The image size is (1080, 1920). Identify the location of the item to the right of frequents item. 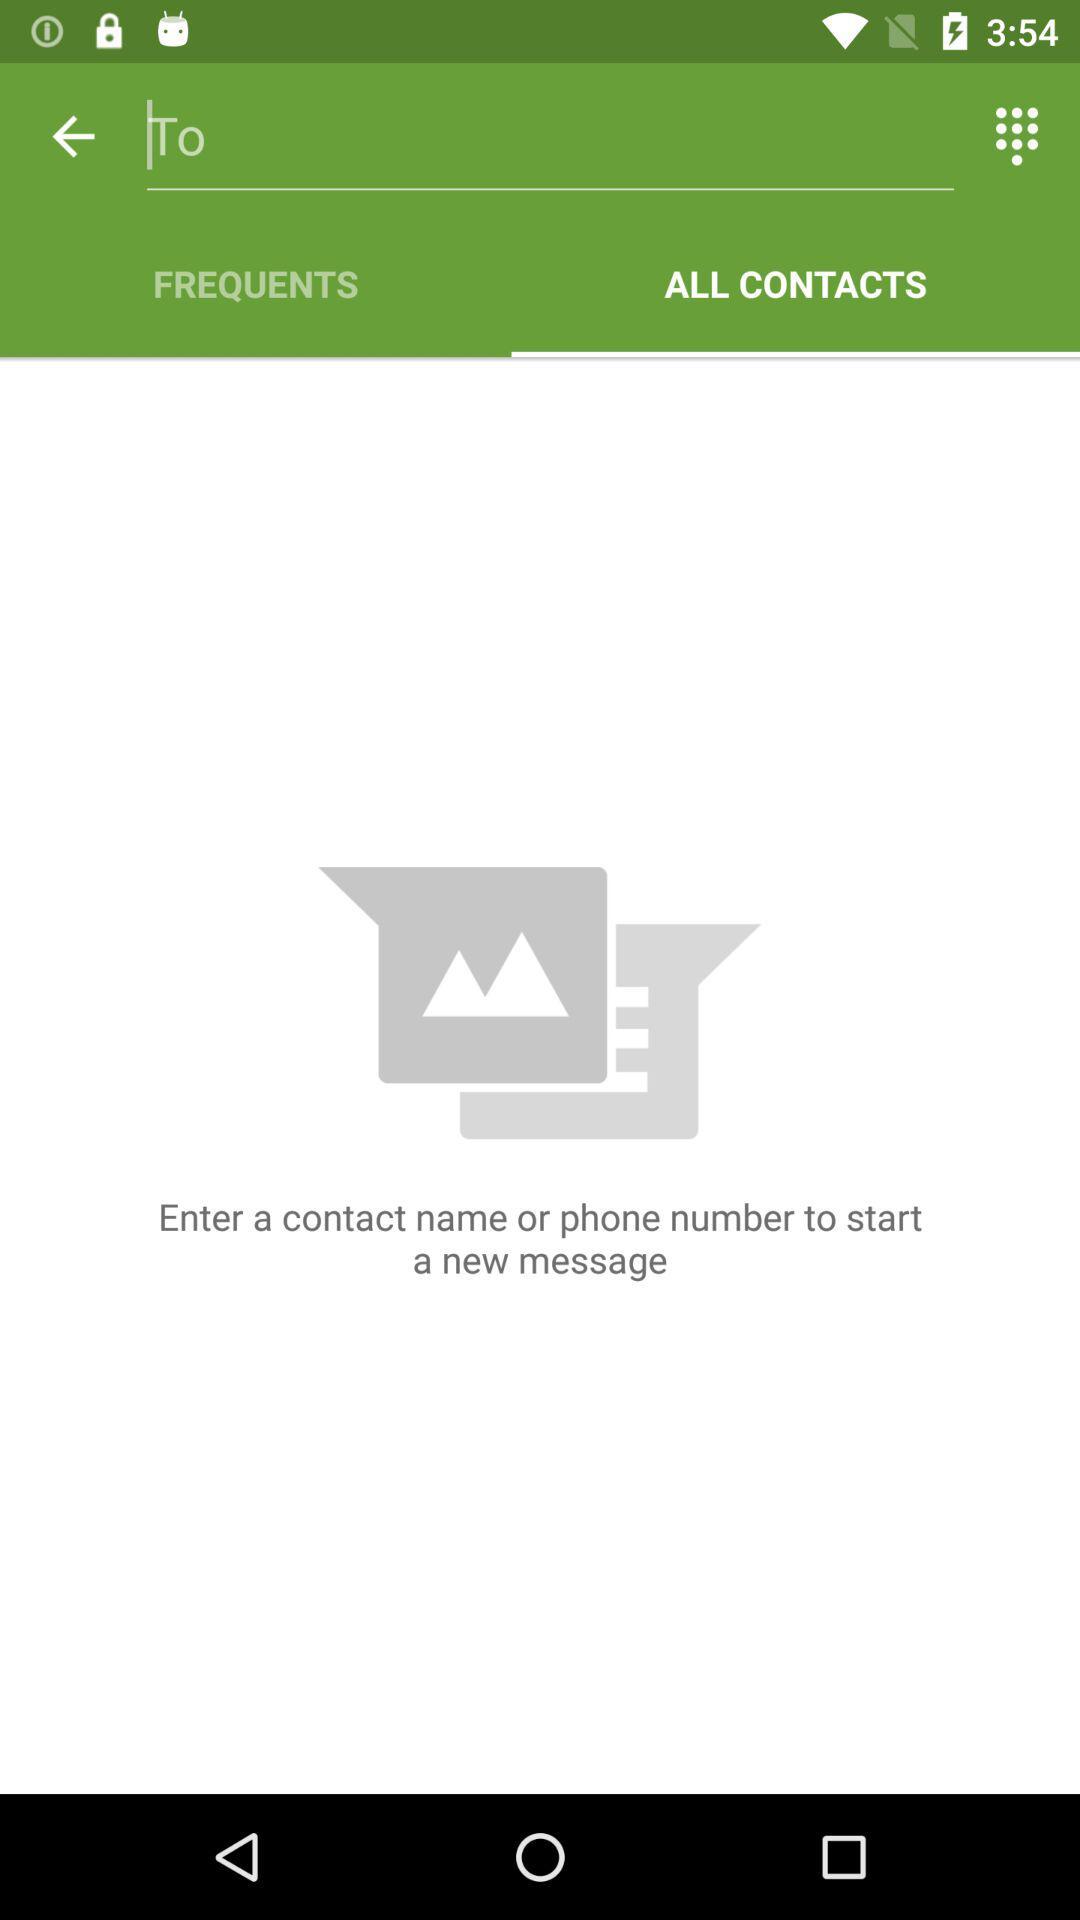
(794, 282).